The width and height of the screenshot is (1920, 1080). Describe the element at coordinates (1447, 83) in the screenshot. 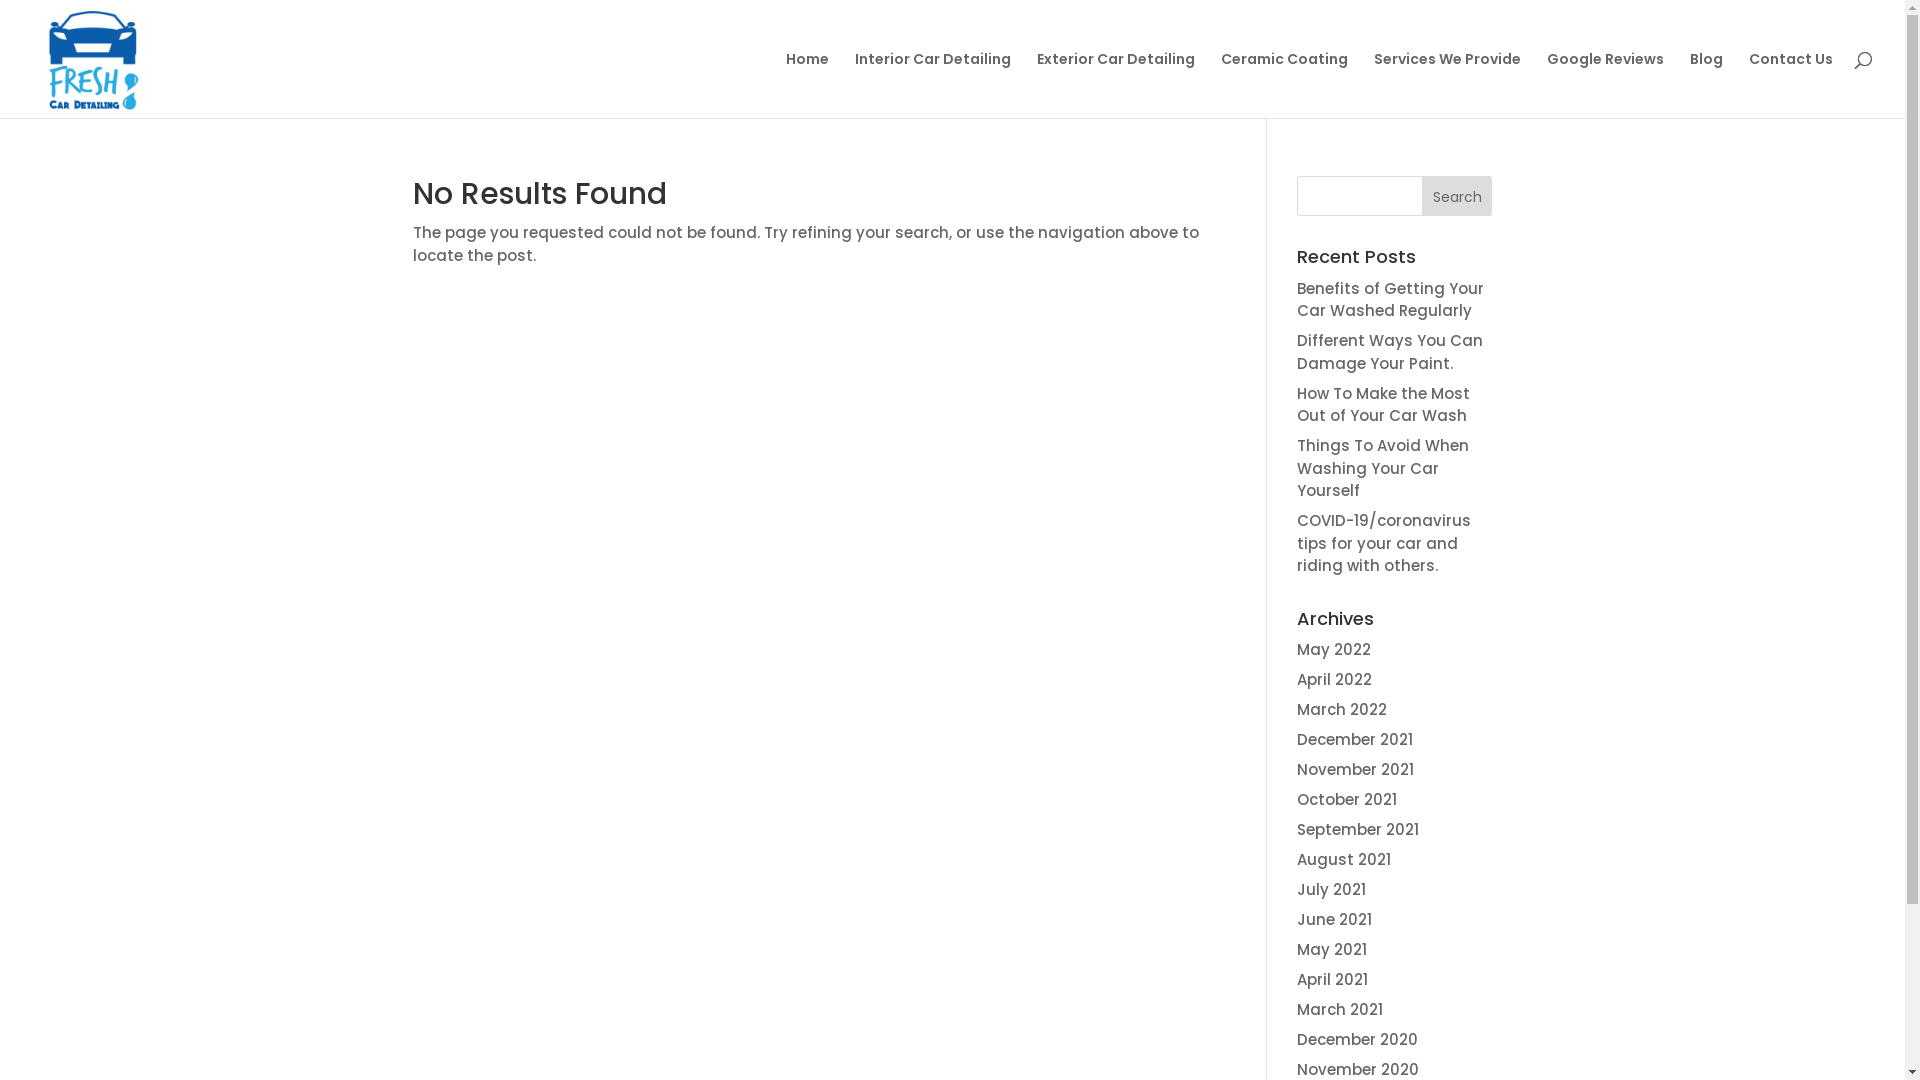

I see `'Services We Provide'` at that location.